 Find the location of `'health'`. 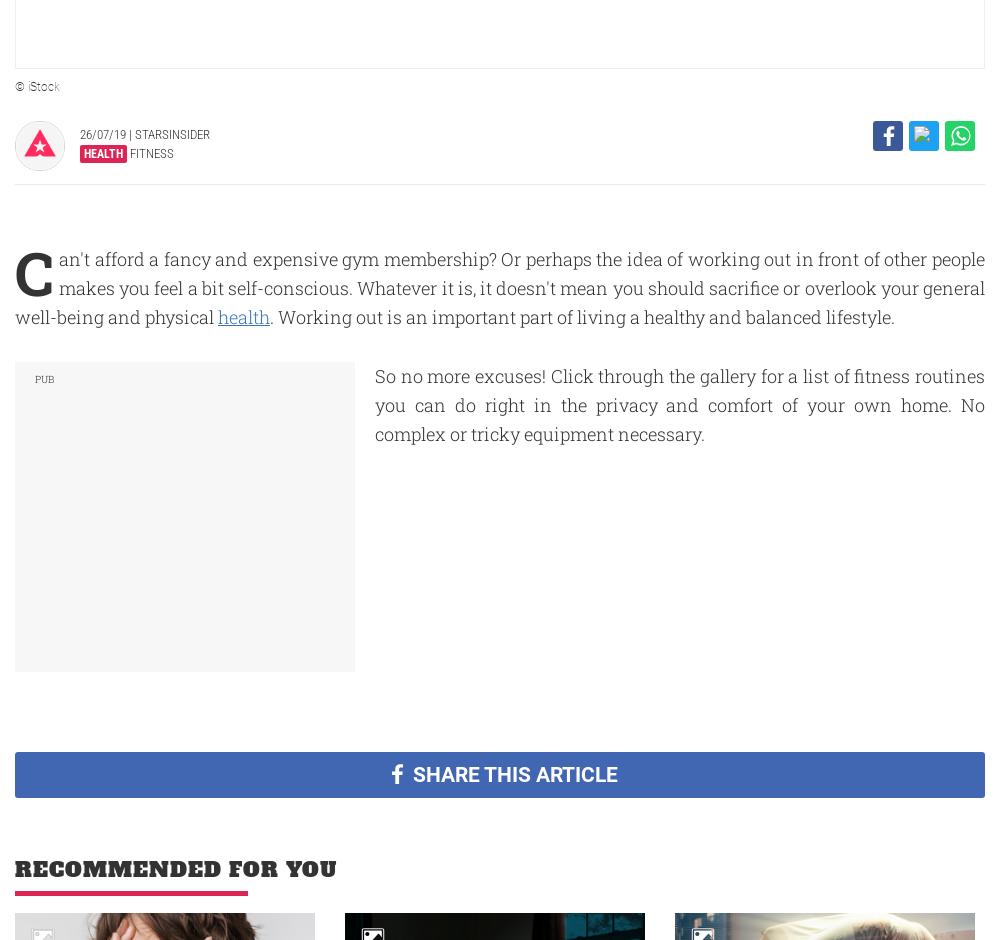

'health' is located at coordinates (243, 316).